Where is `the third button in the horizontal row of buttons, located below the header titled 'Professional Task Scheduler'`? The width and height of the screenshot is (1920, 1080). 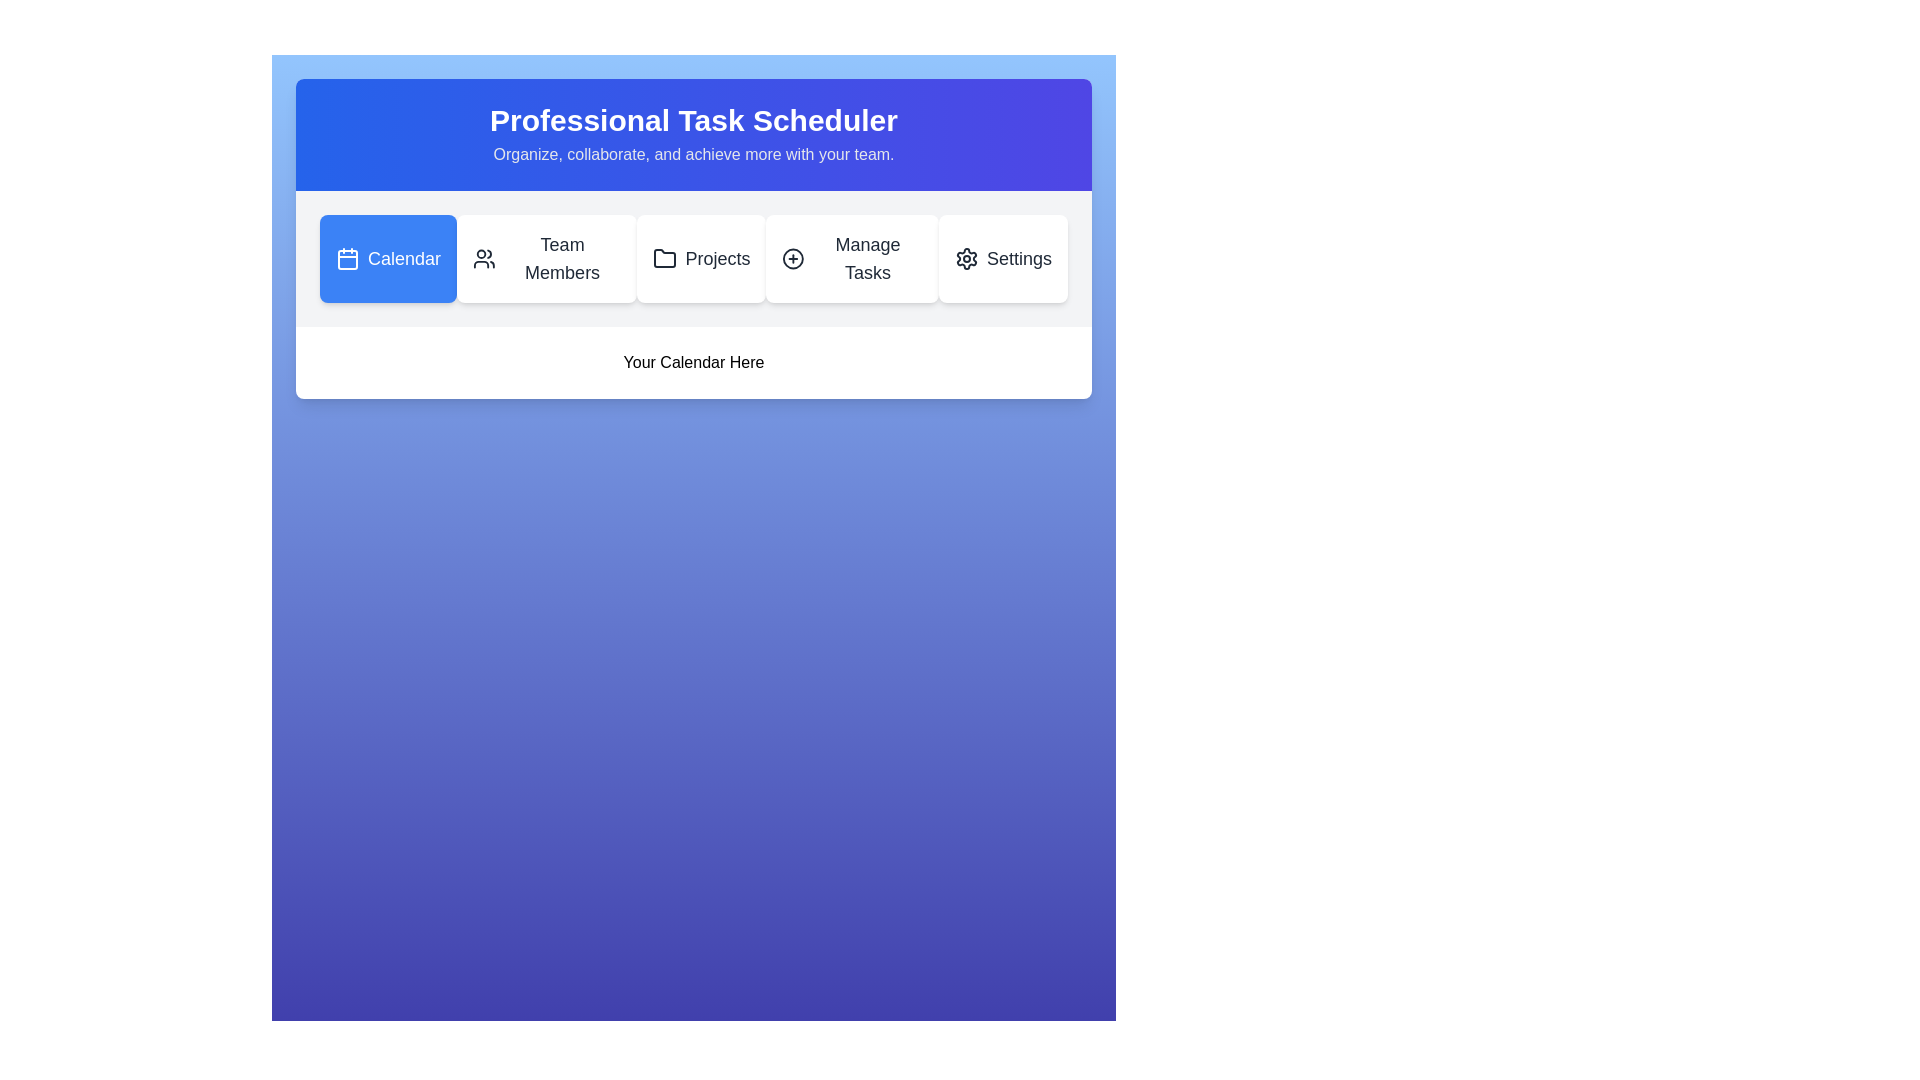
the third button in the horizontal row of buttons, located below the header titled 'Professional Task Scheduler' is located at coordinates (701, 257).